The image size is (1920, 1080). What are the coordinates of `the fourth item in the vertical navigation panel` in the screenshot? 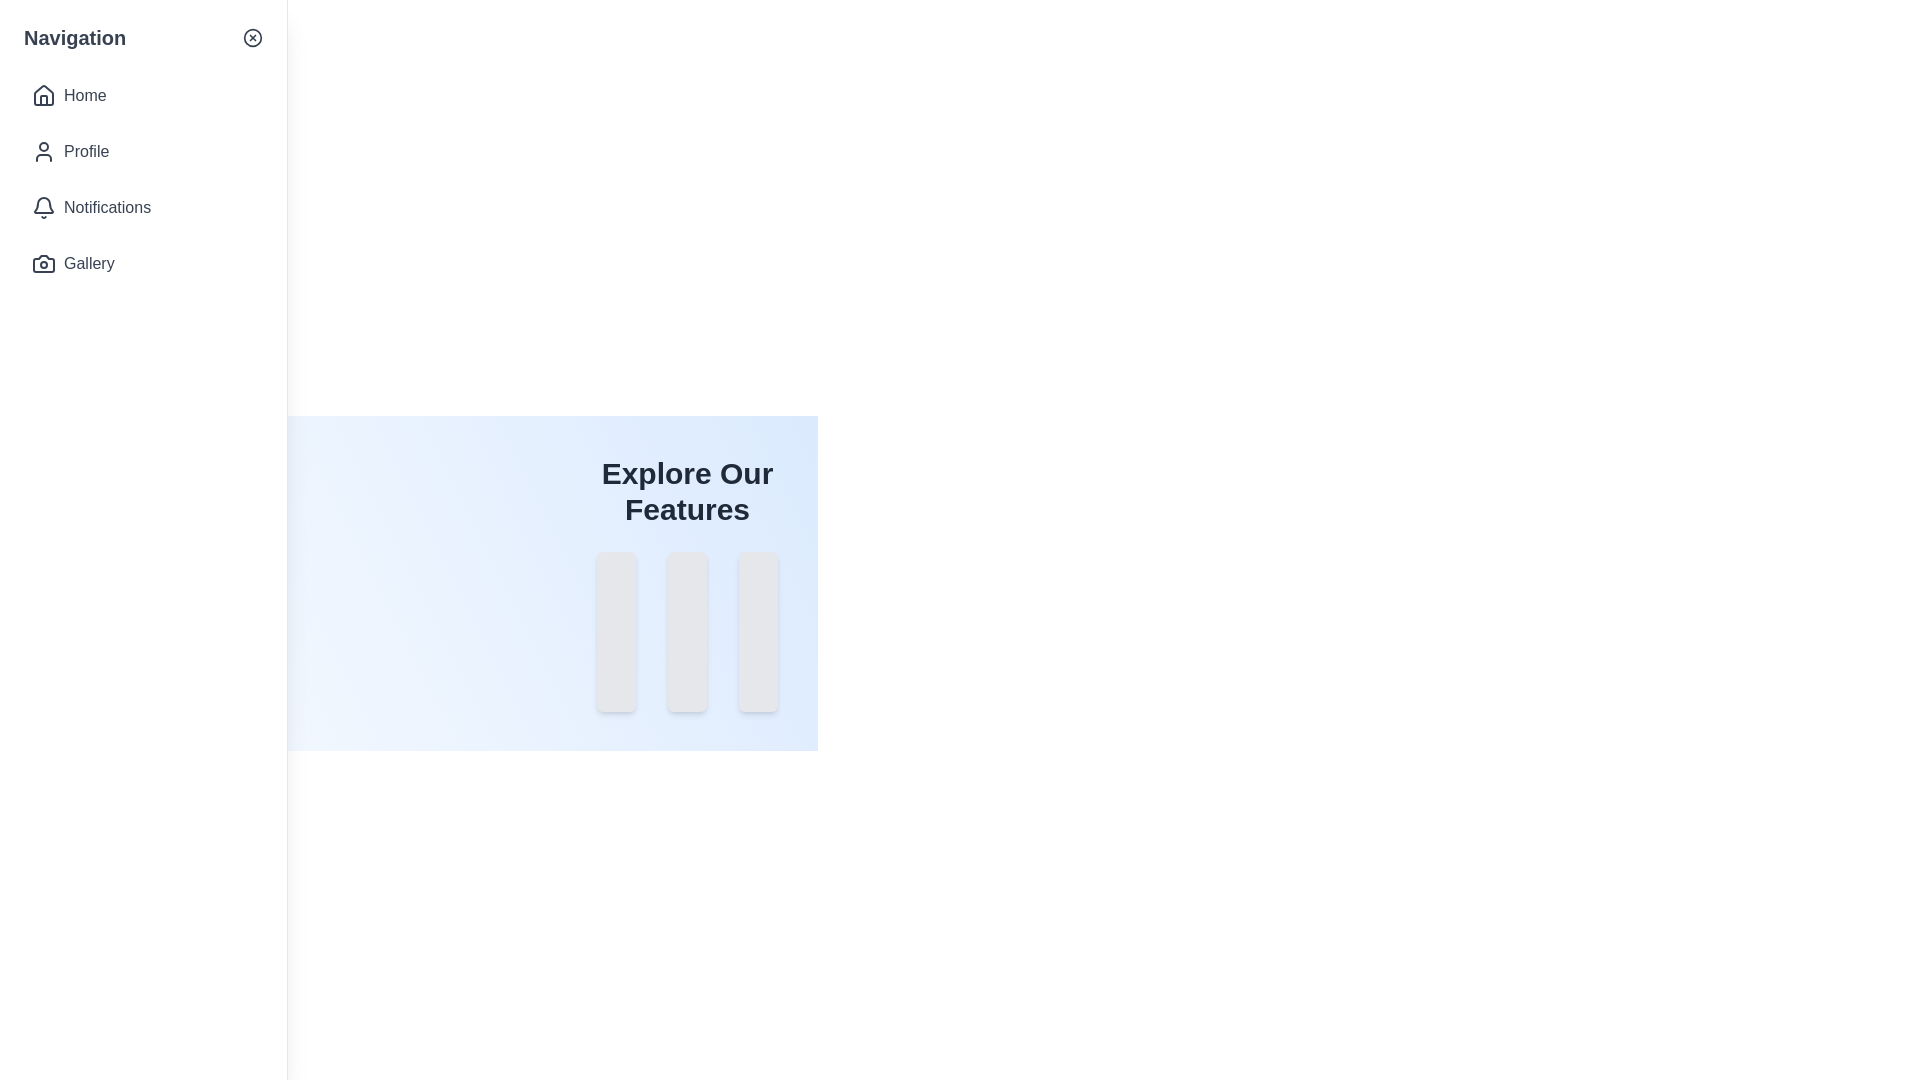 It's located at (142, 262).